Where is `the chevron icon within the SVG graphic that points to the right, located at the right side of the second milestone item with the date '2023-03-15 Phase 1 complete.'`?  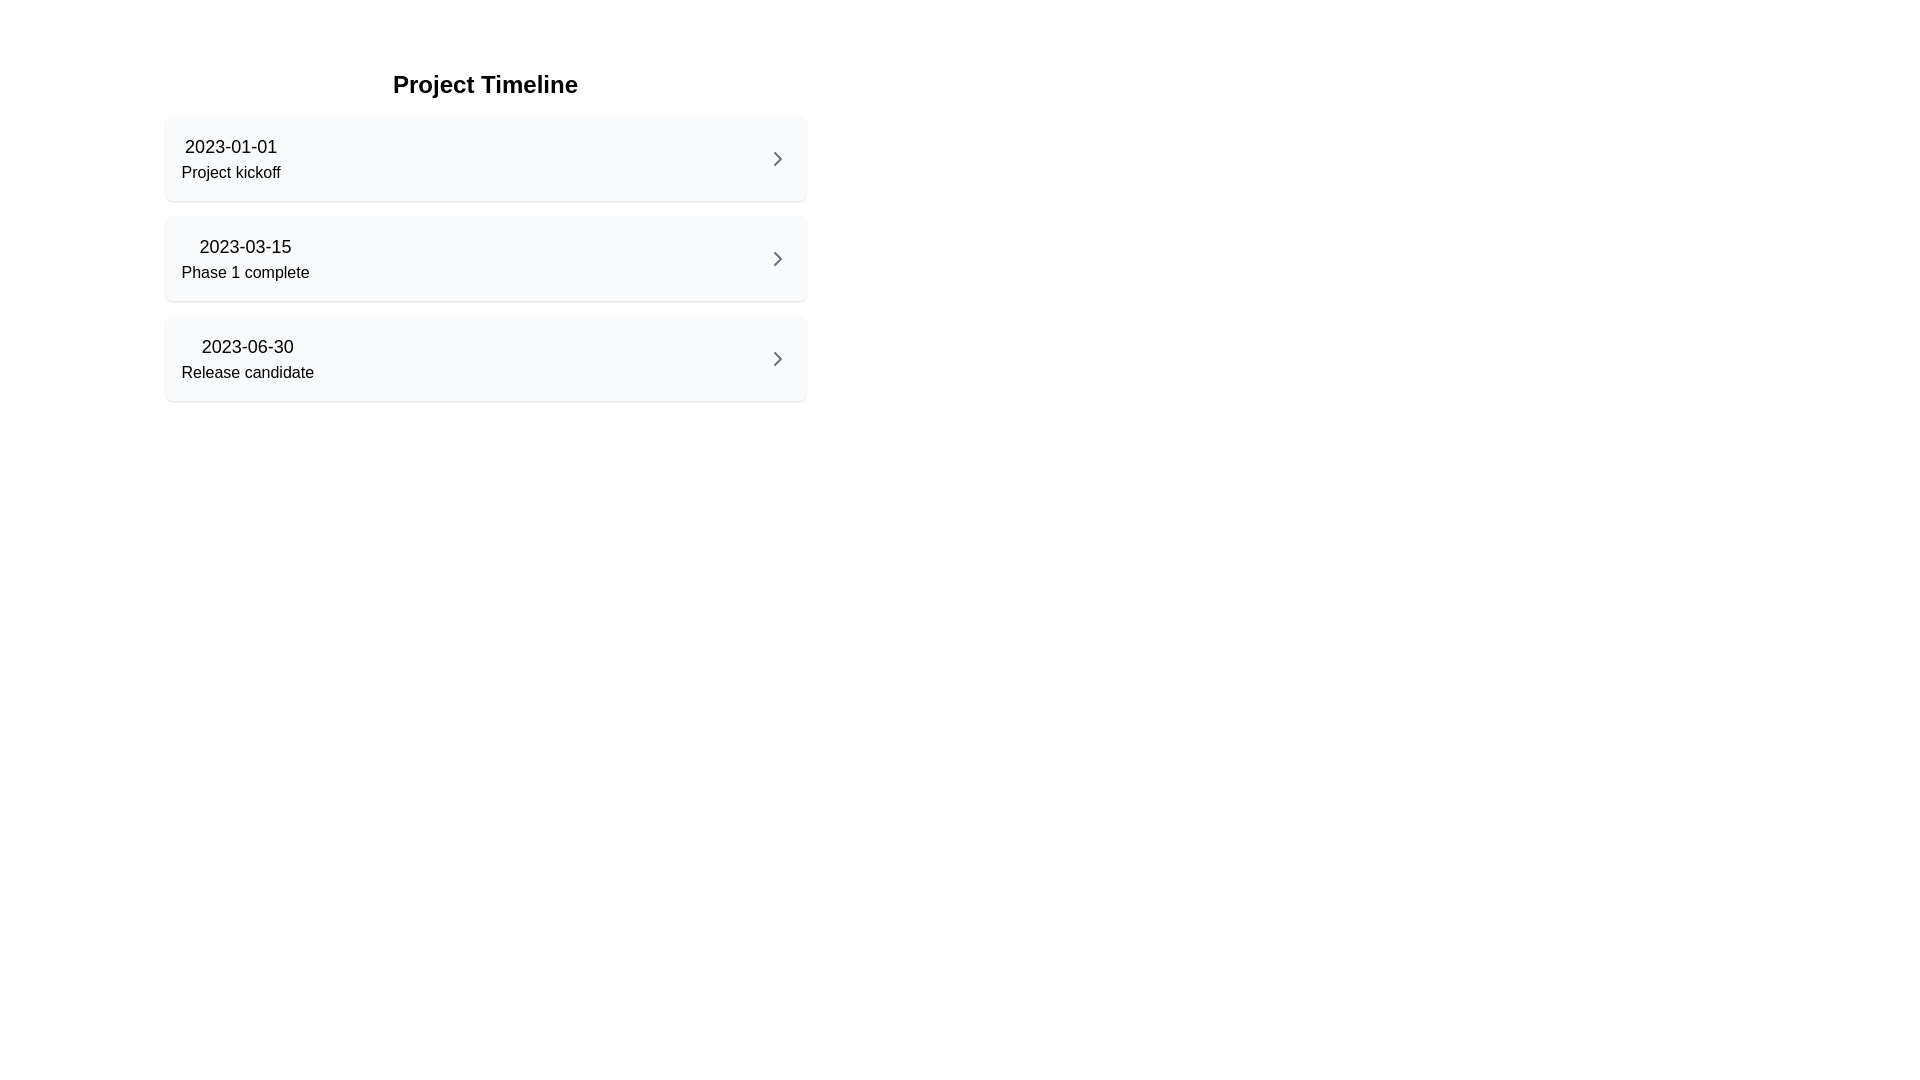
the chevron icon within the SVG graphic that points to the right, located at the right side of the second milestone item with the date '2023-03-15 Phase 1 complete.' is located at coordinates (776, 257).